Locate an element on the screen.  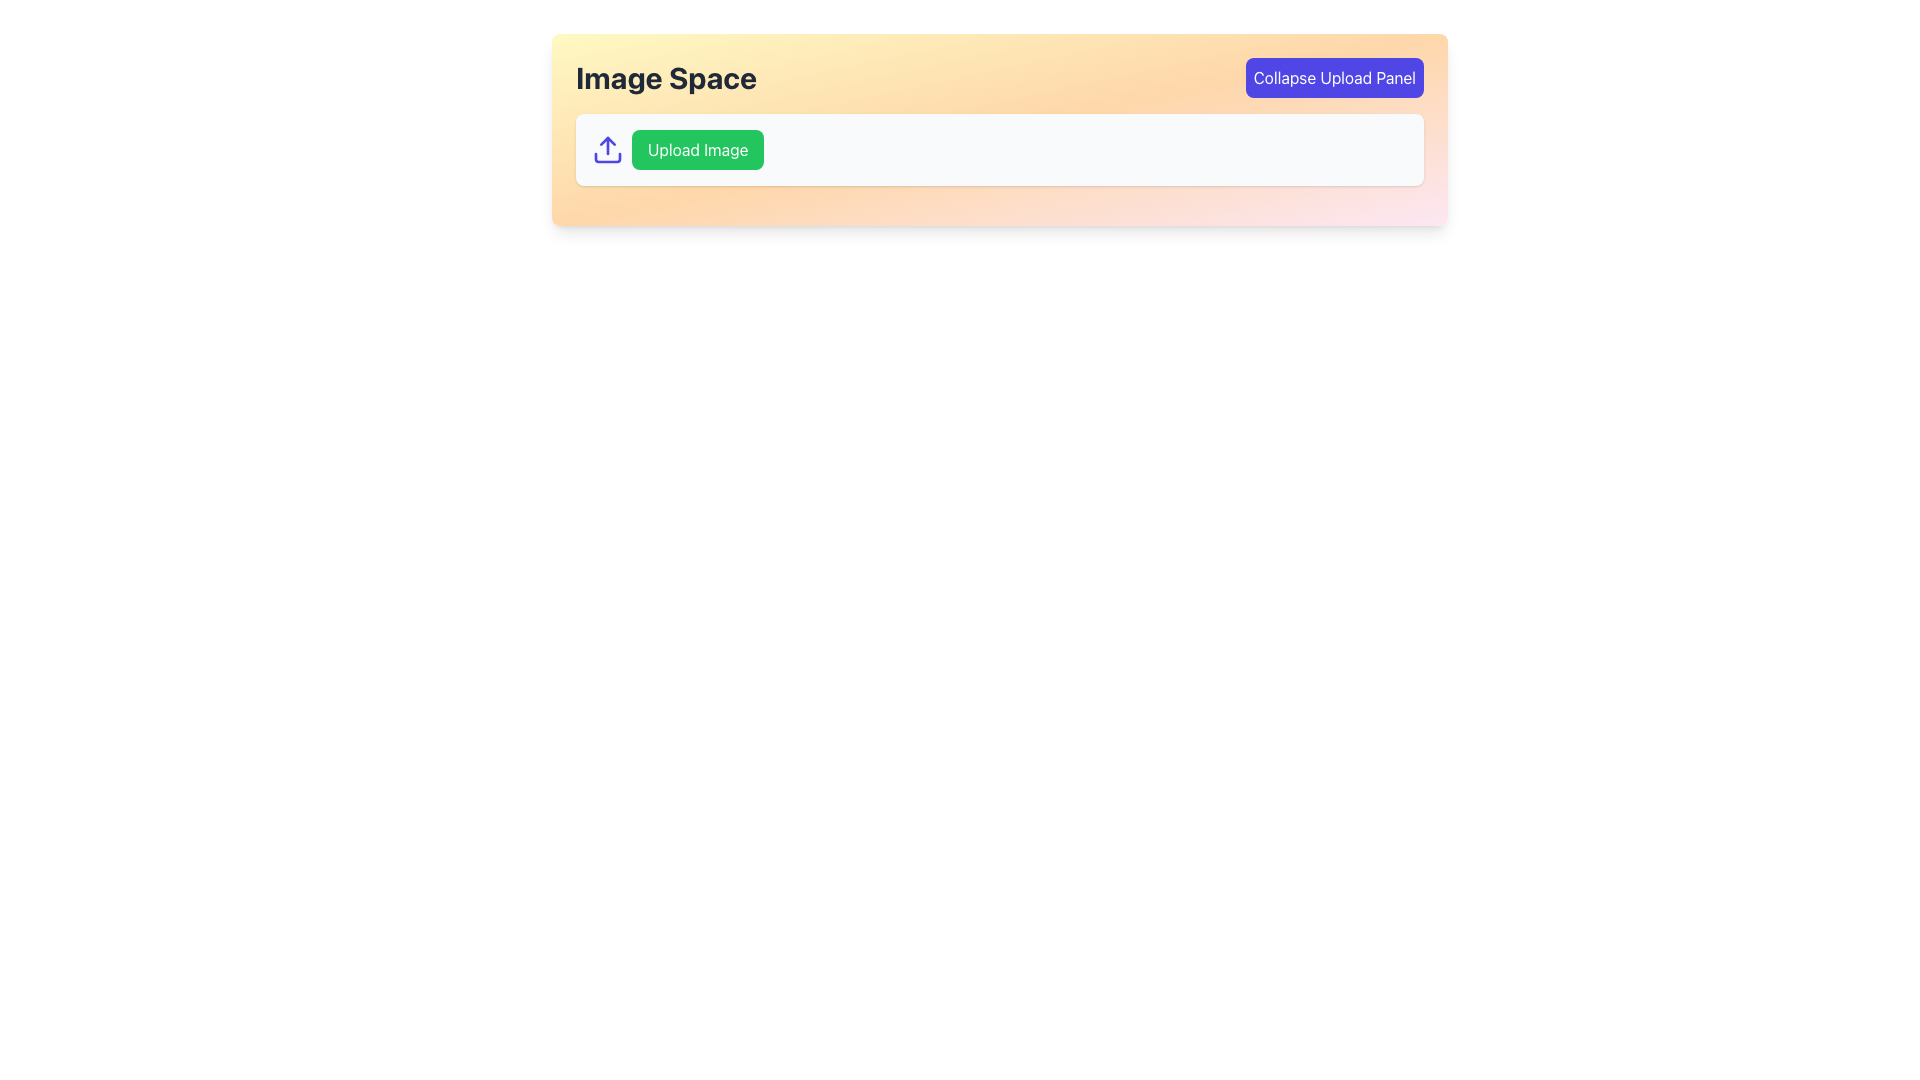
the lower rectangular segment of the upload icon within the 'Image Space' panel, which is positioned to the left of the 'Upload Image' button is located at coordinates (607, 157).